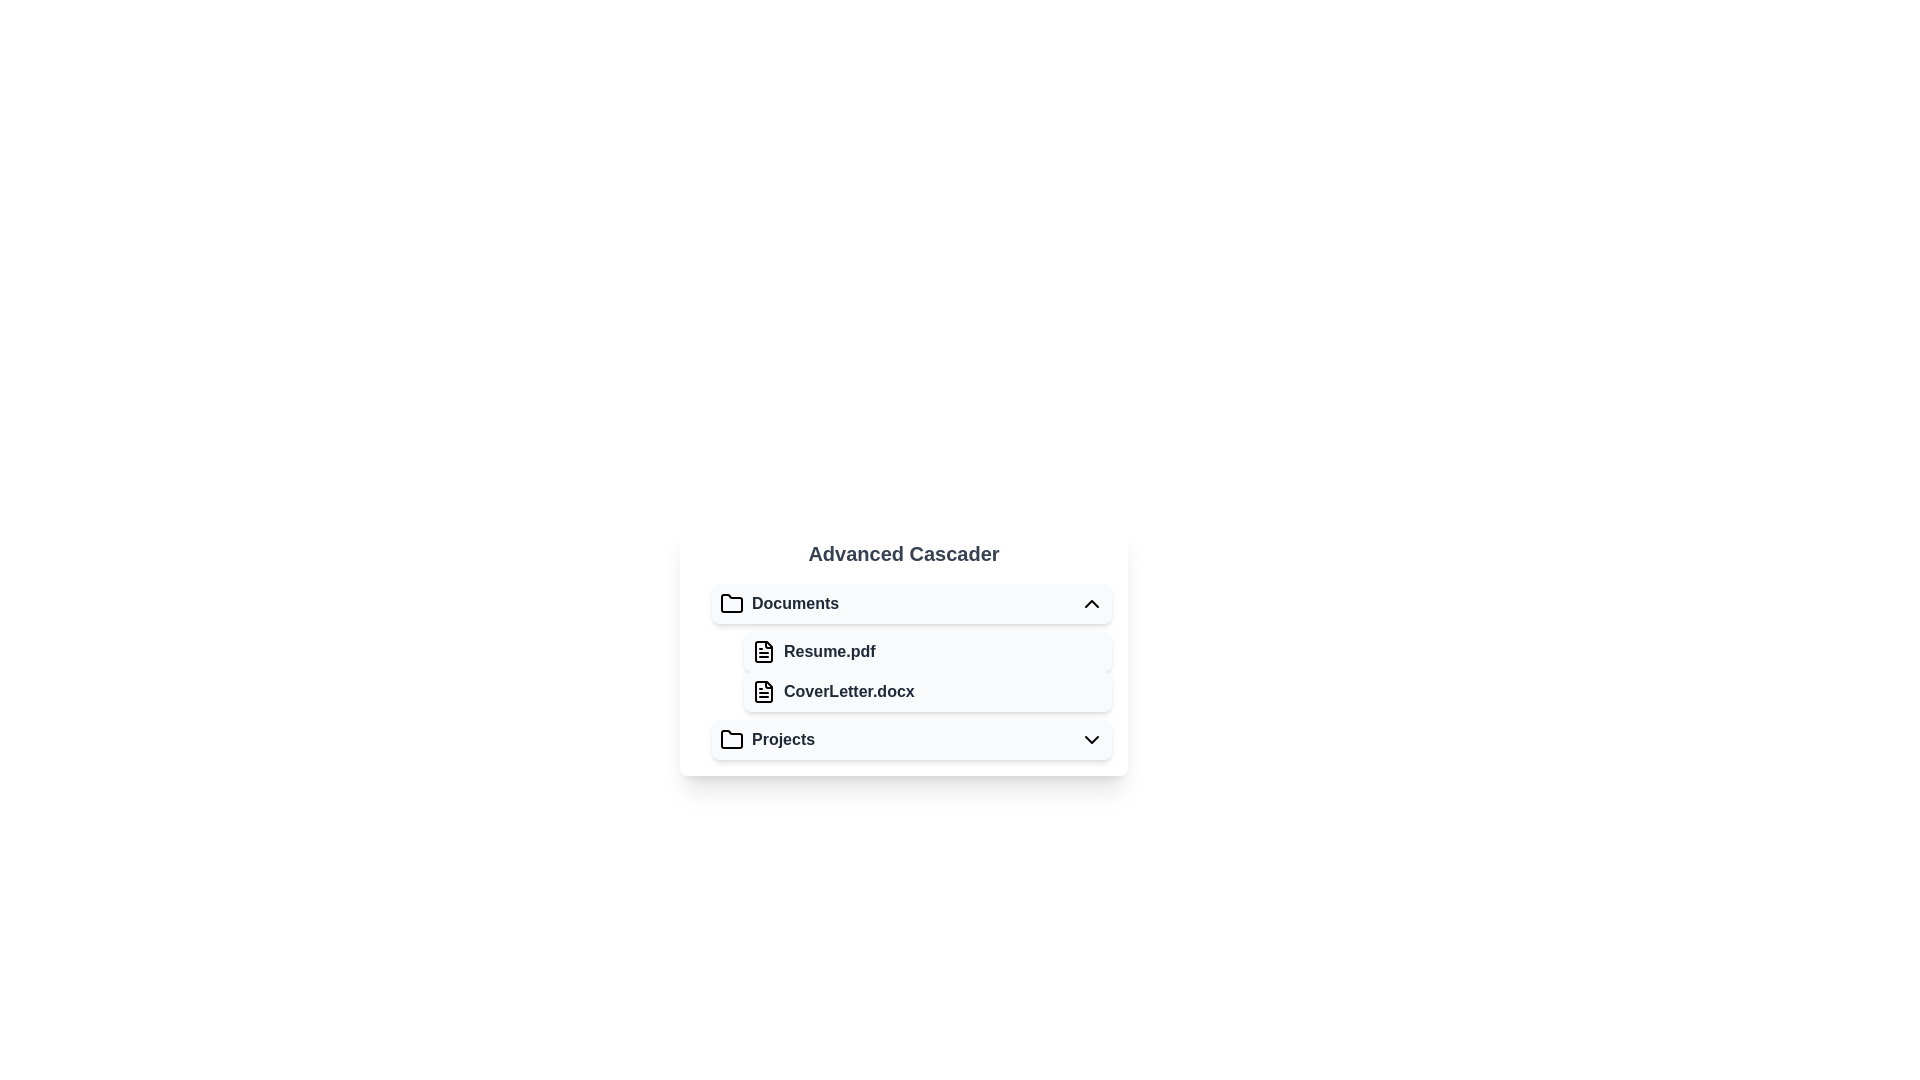 This screenshot has height=1080, width=1920. I want to click on the static text label that serves as the file name in the 'Documents' section of the navigation menu, so click(829, 651).